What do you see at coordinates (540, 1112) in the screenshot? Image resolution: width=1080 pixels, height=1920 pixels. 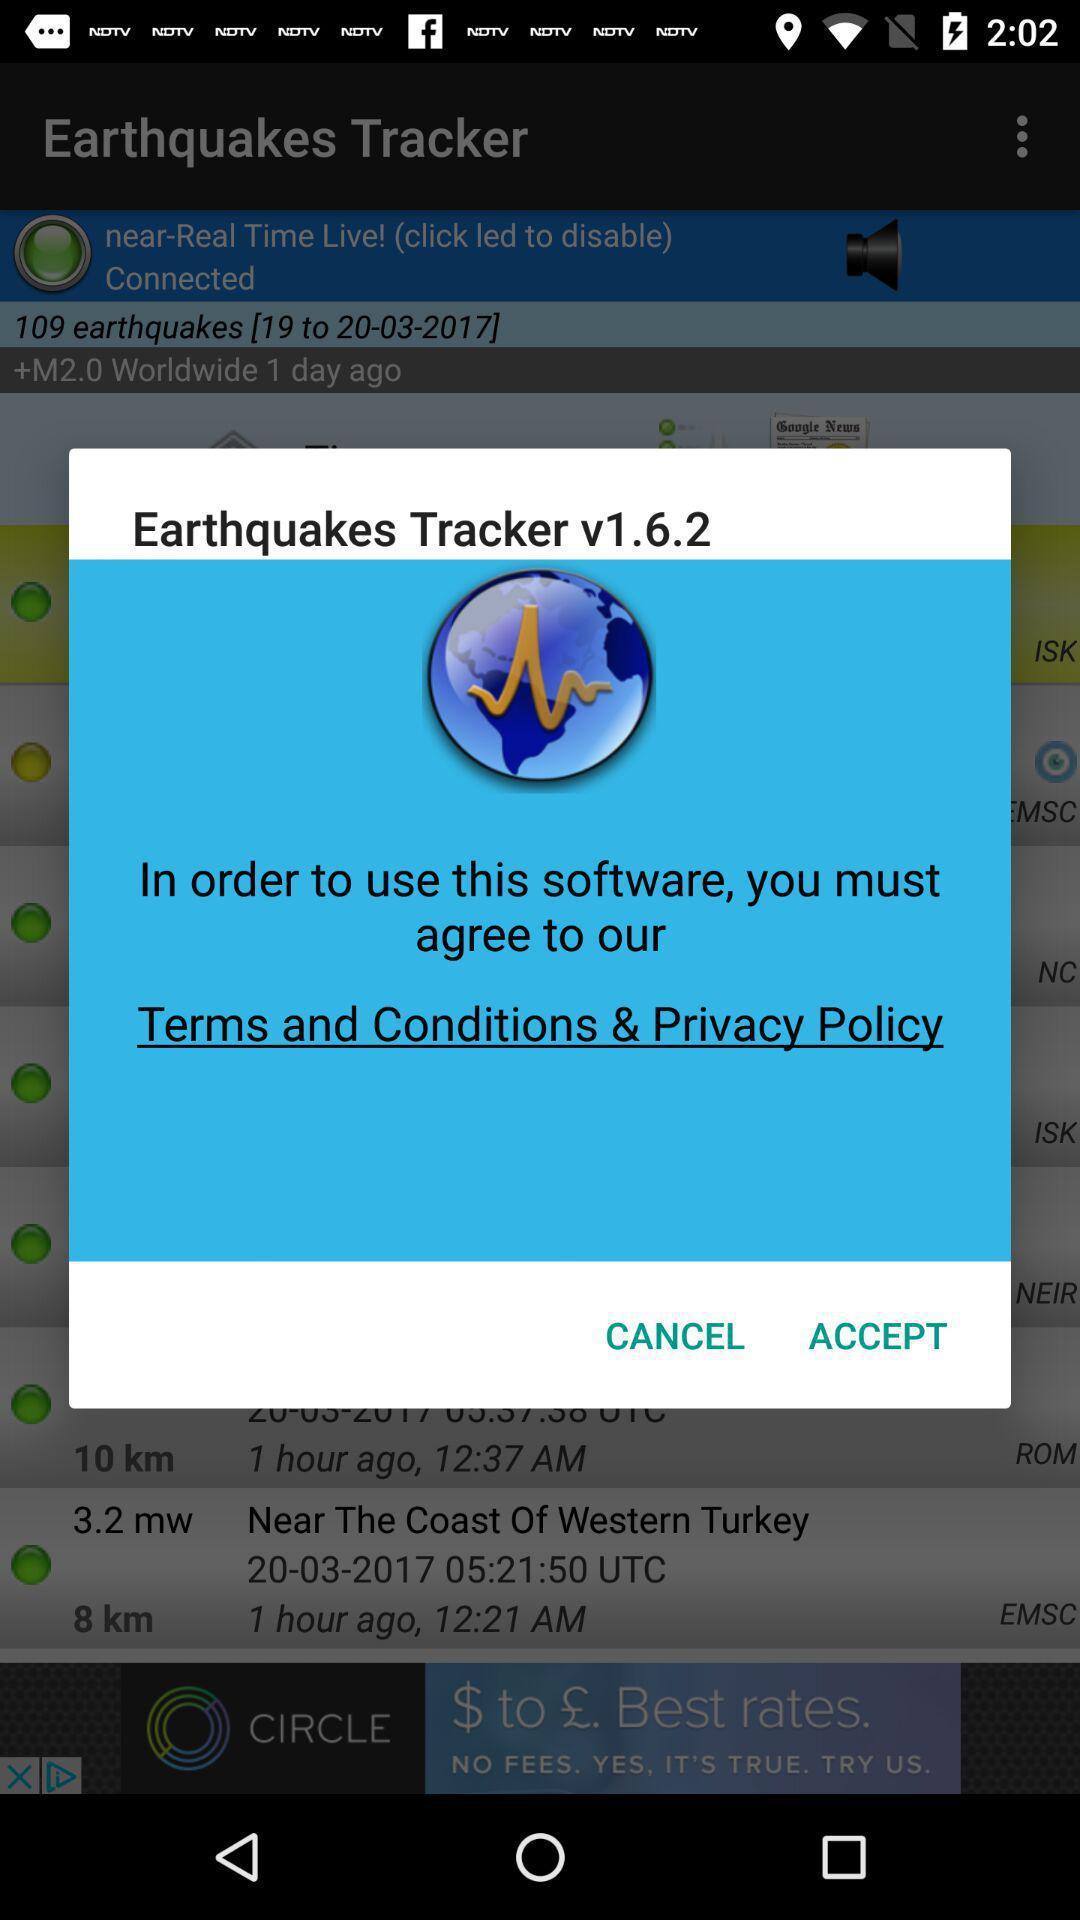 I see `the terms and conditions item` at bounding box center [540, 1112].